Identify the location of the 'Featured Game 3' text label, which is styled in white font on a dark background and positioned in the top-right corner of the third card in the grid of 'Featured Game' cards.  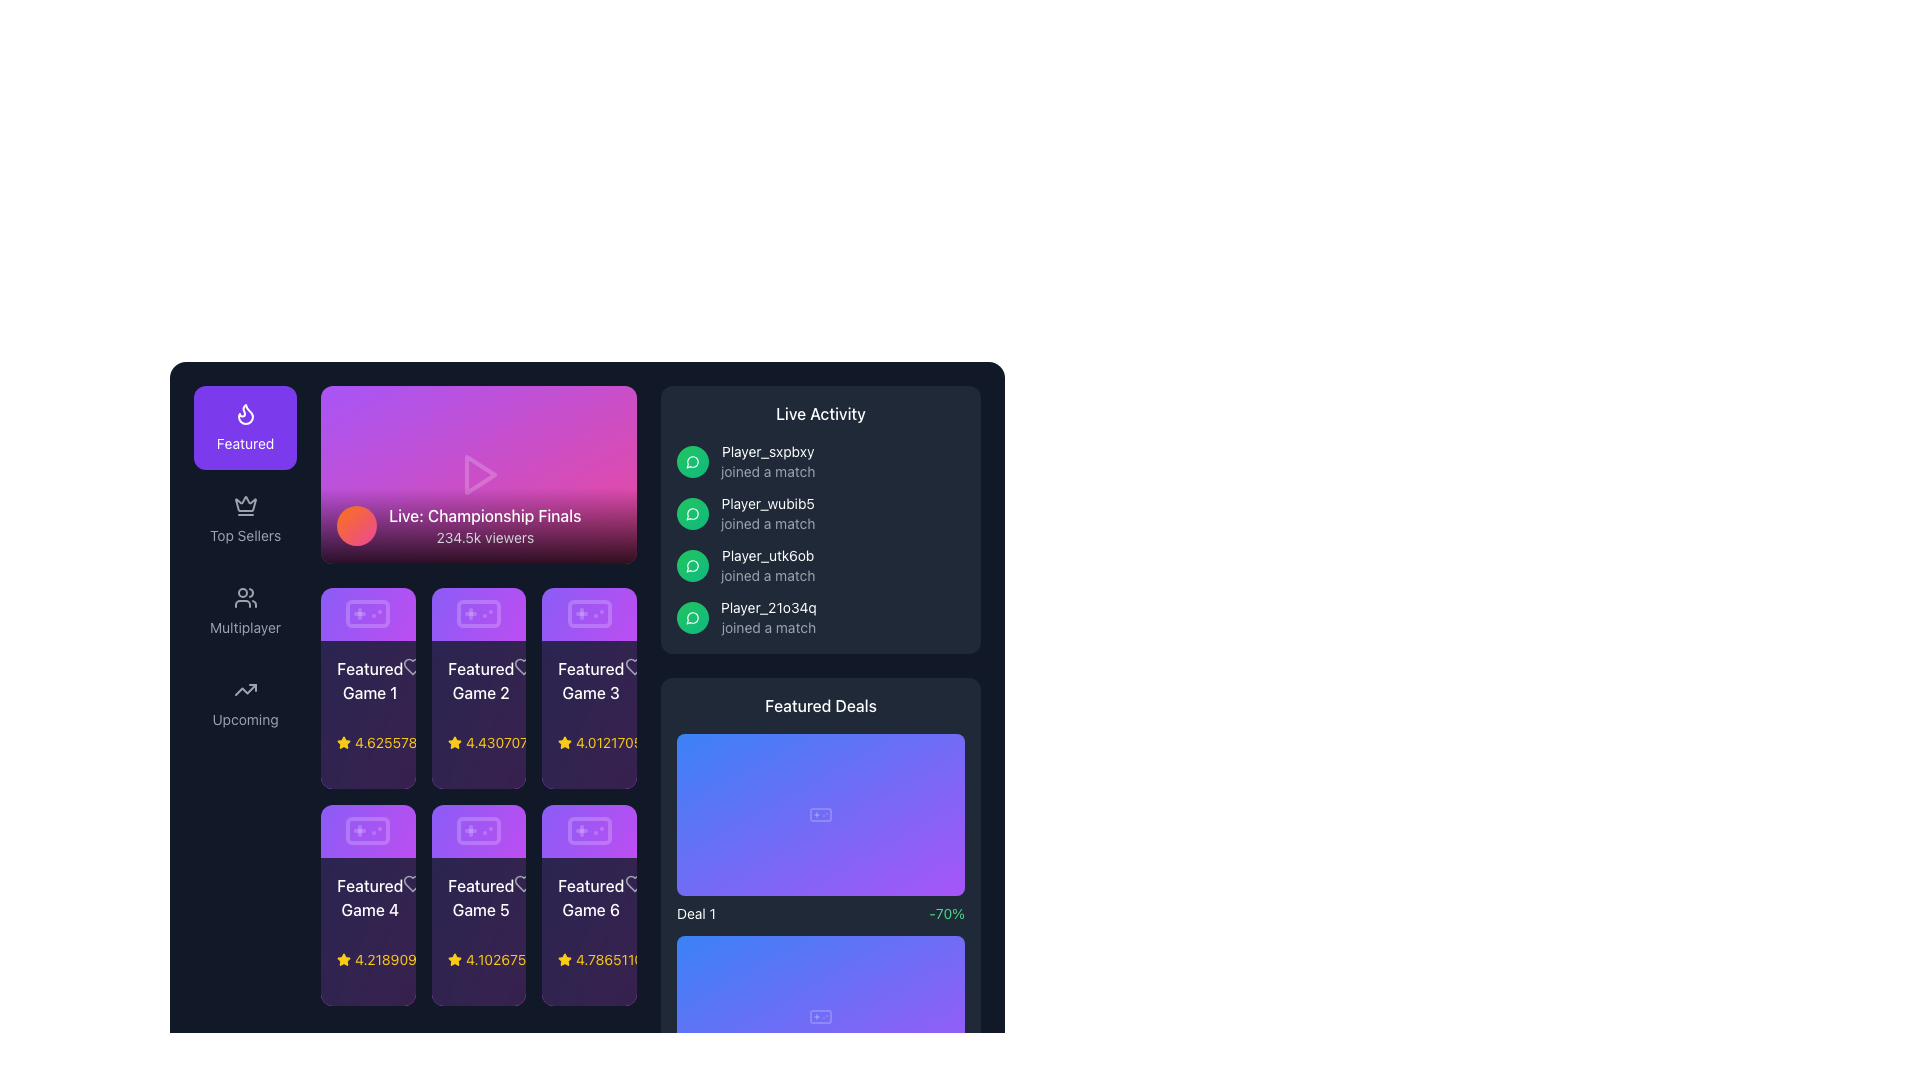
(588, 679).